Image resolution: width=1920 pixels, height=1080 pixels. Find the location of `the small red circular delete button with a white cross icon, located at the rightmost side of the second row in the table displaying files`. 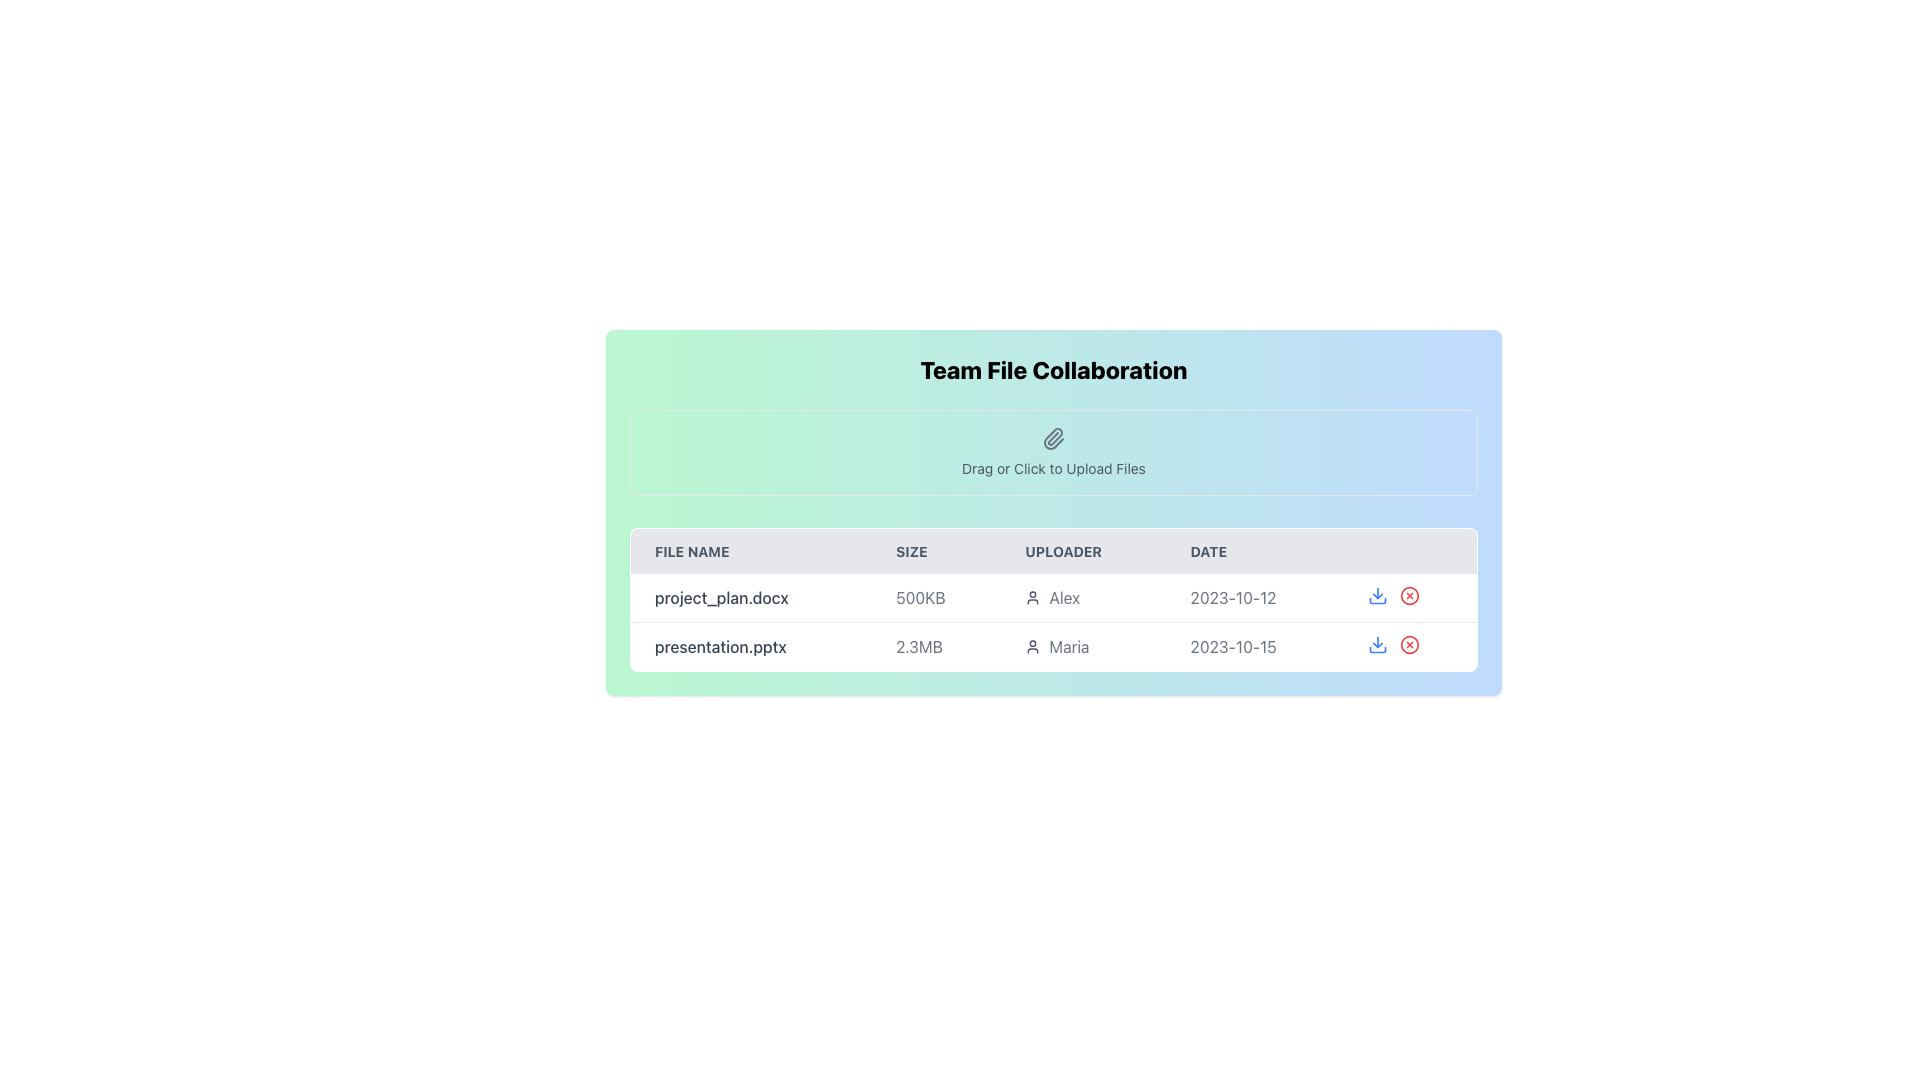

the small red circular delete button with a white cross icon, located at the rightmost side of the second row in the table displaying files is located at coordinates (1409, 595).